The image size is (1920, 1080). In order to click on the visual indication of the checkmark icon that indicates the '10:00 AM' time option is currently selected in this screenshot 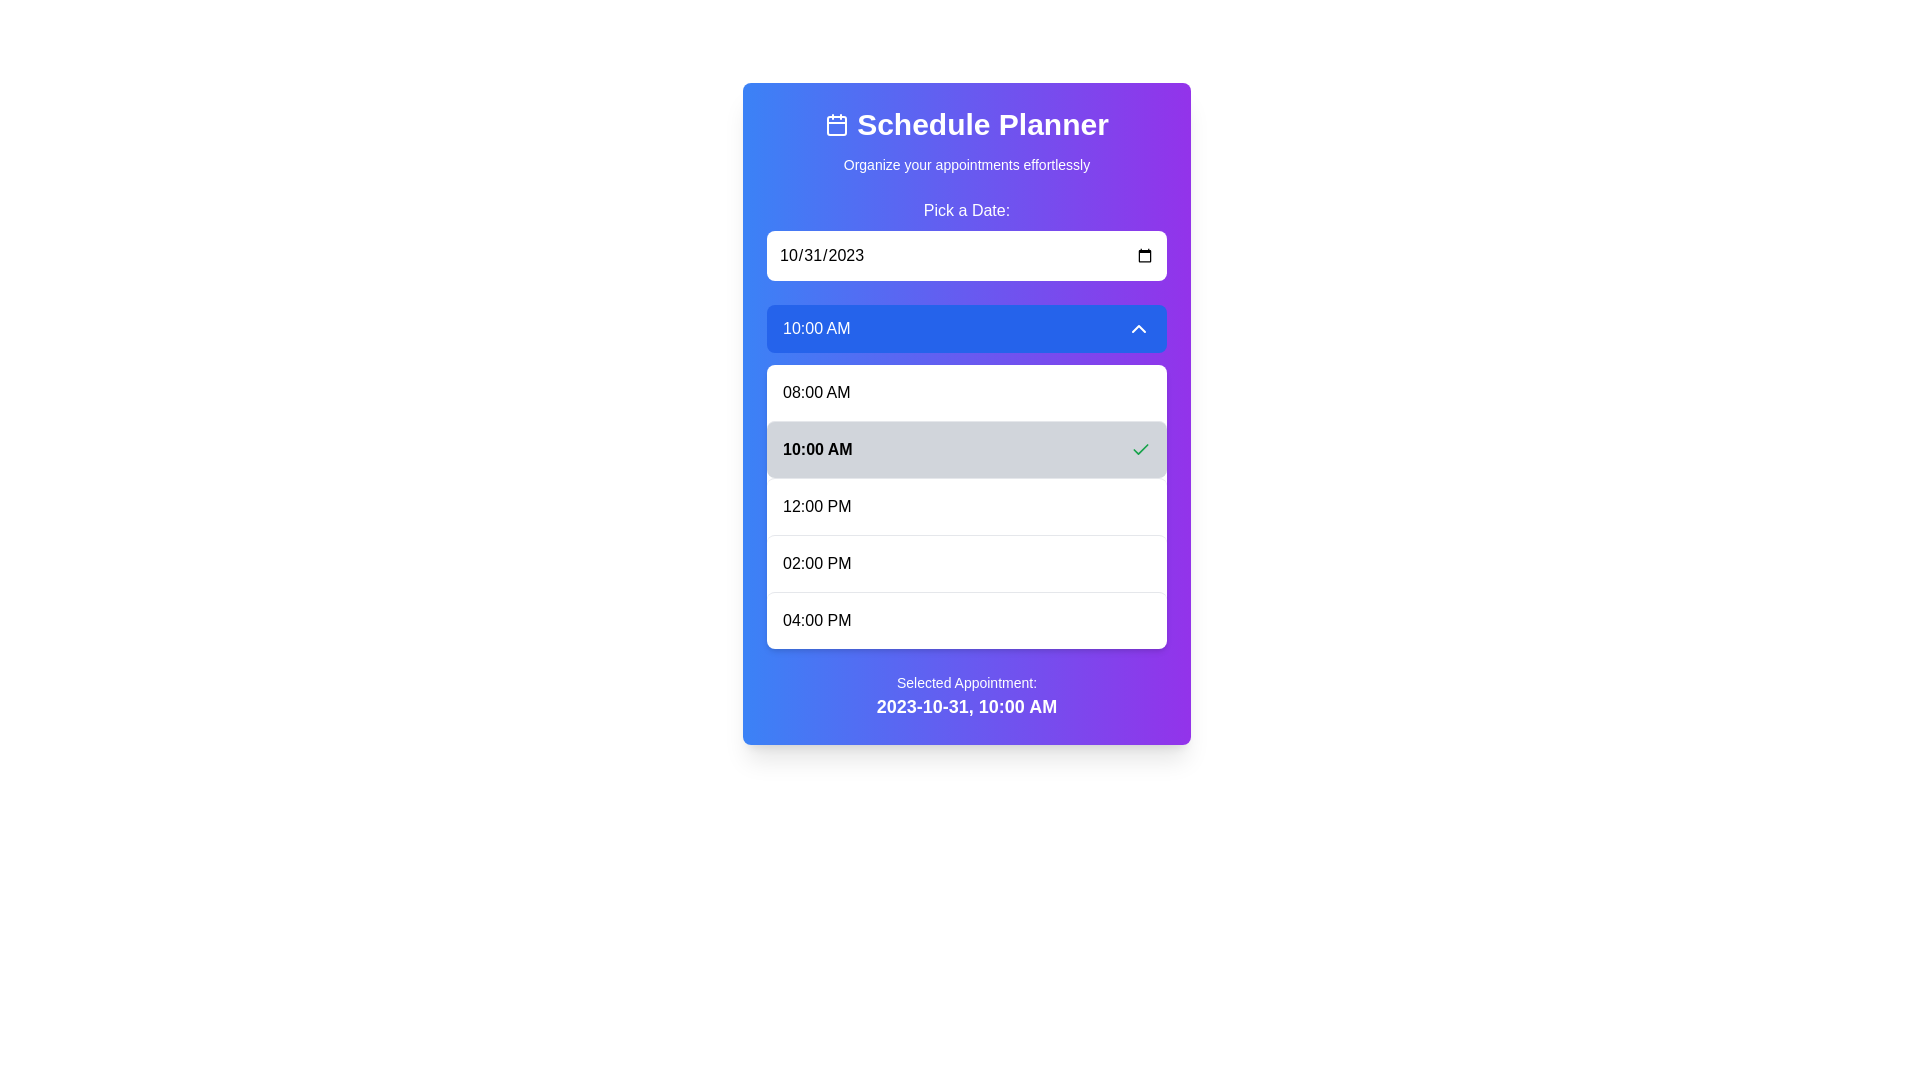, I will do `click(1141, 450)`.